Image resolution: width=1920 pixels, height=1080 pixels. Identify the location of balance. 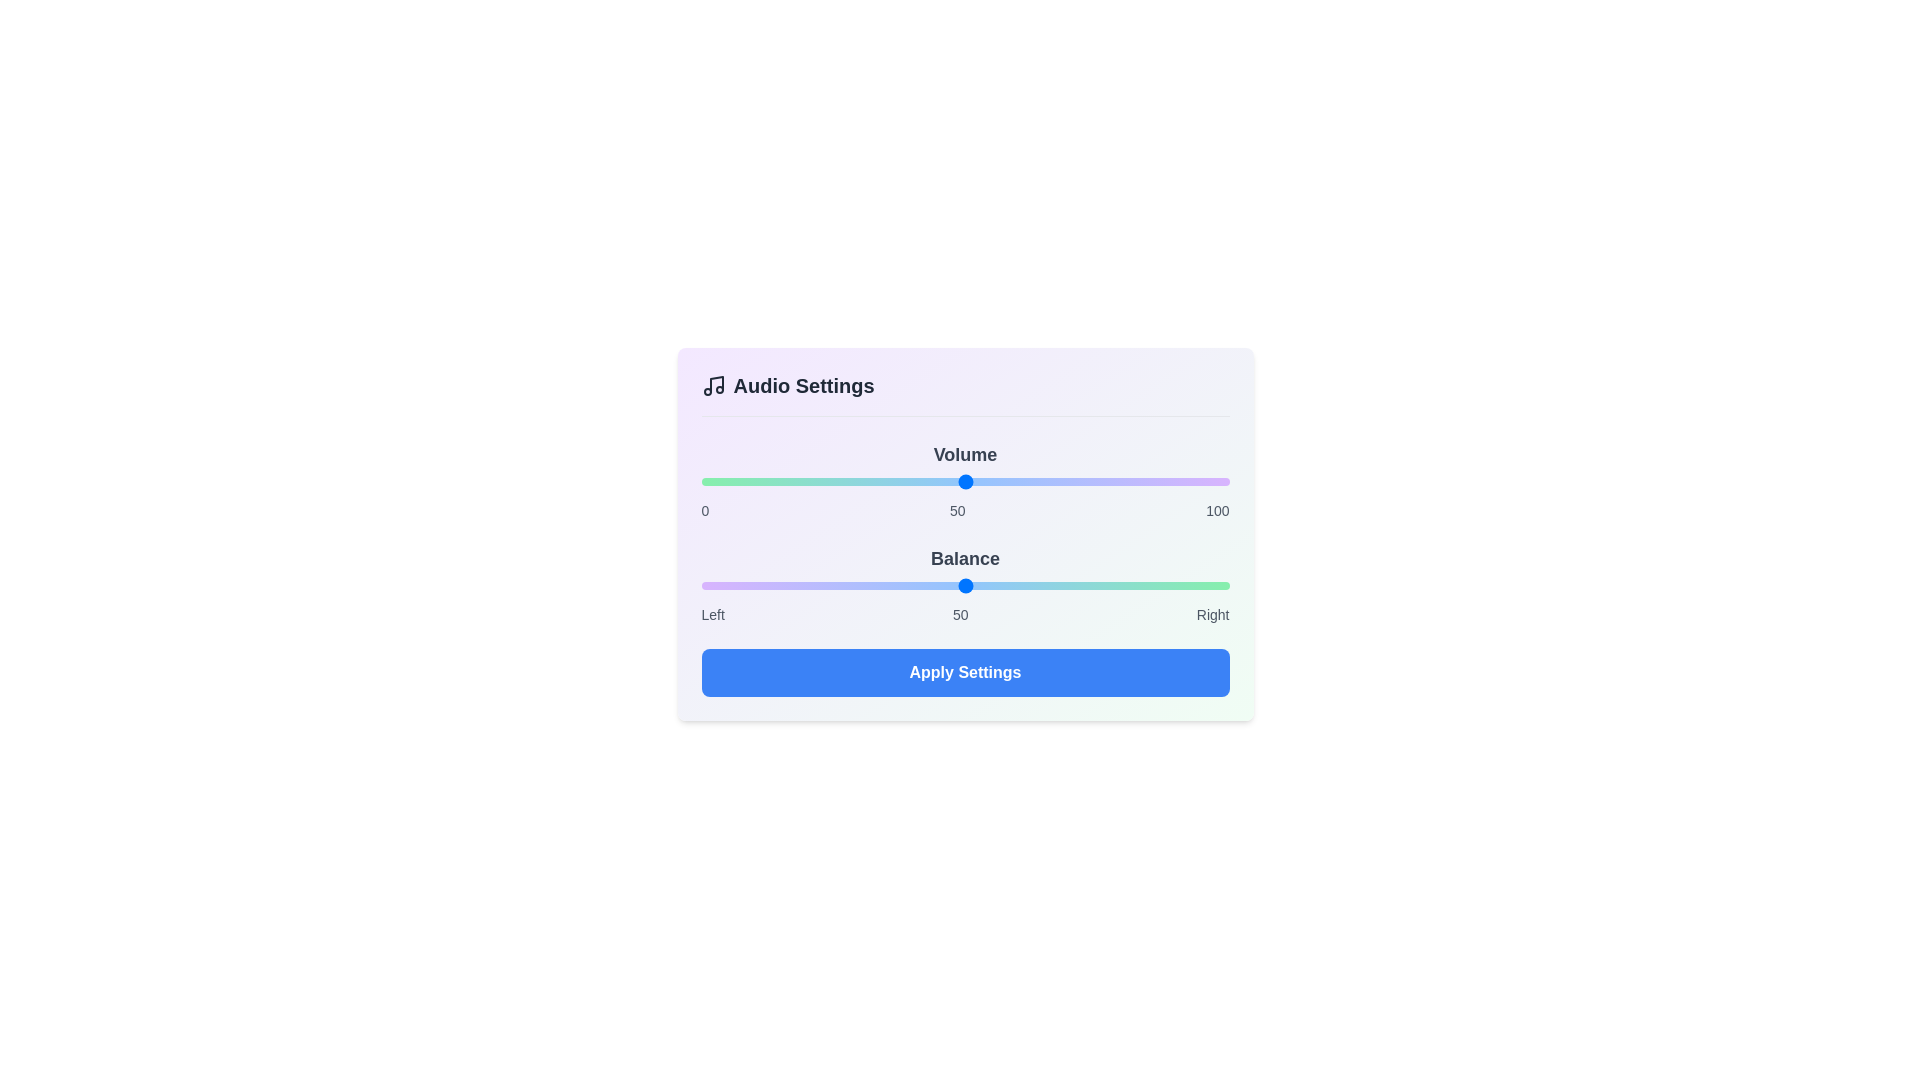
(712, 585).